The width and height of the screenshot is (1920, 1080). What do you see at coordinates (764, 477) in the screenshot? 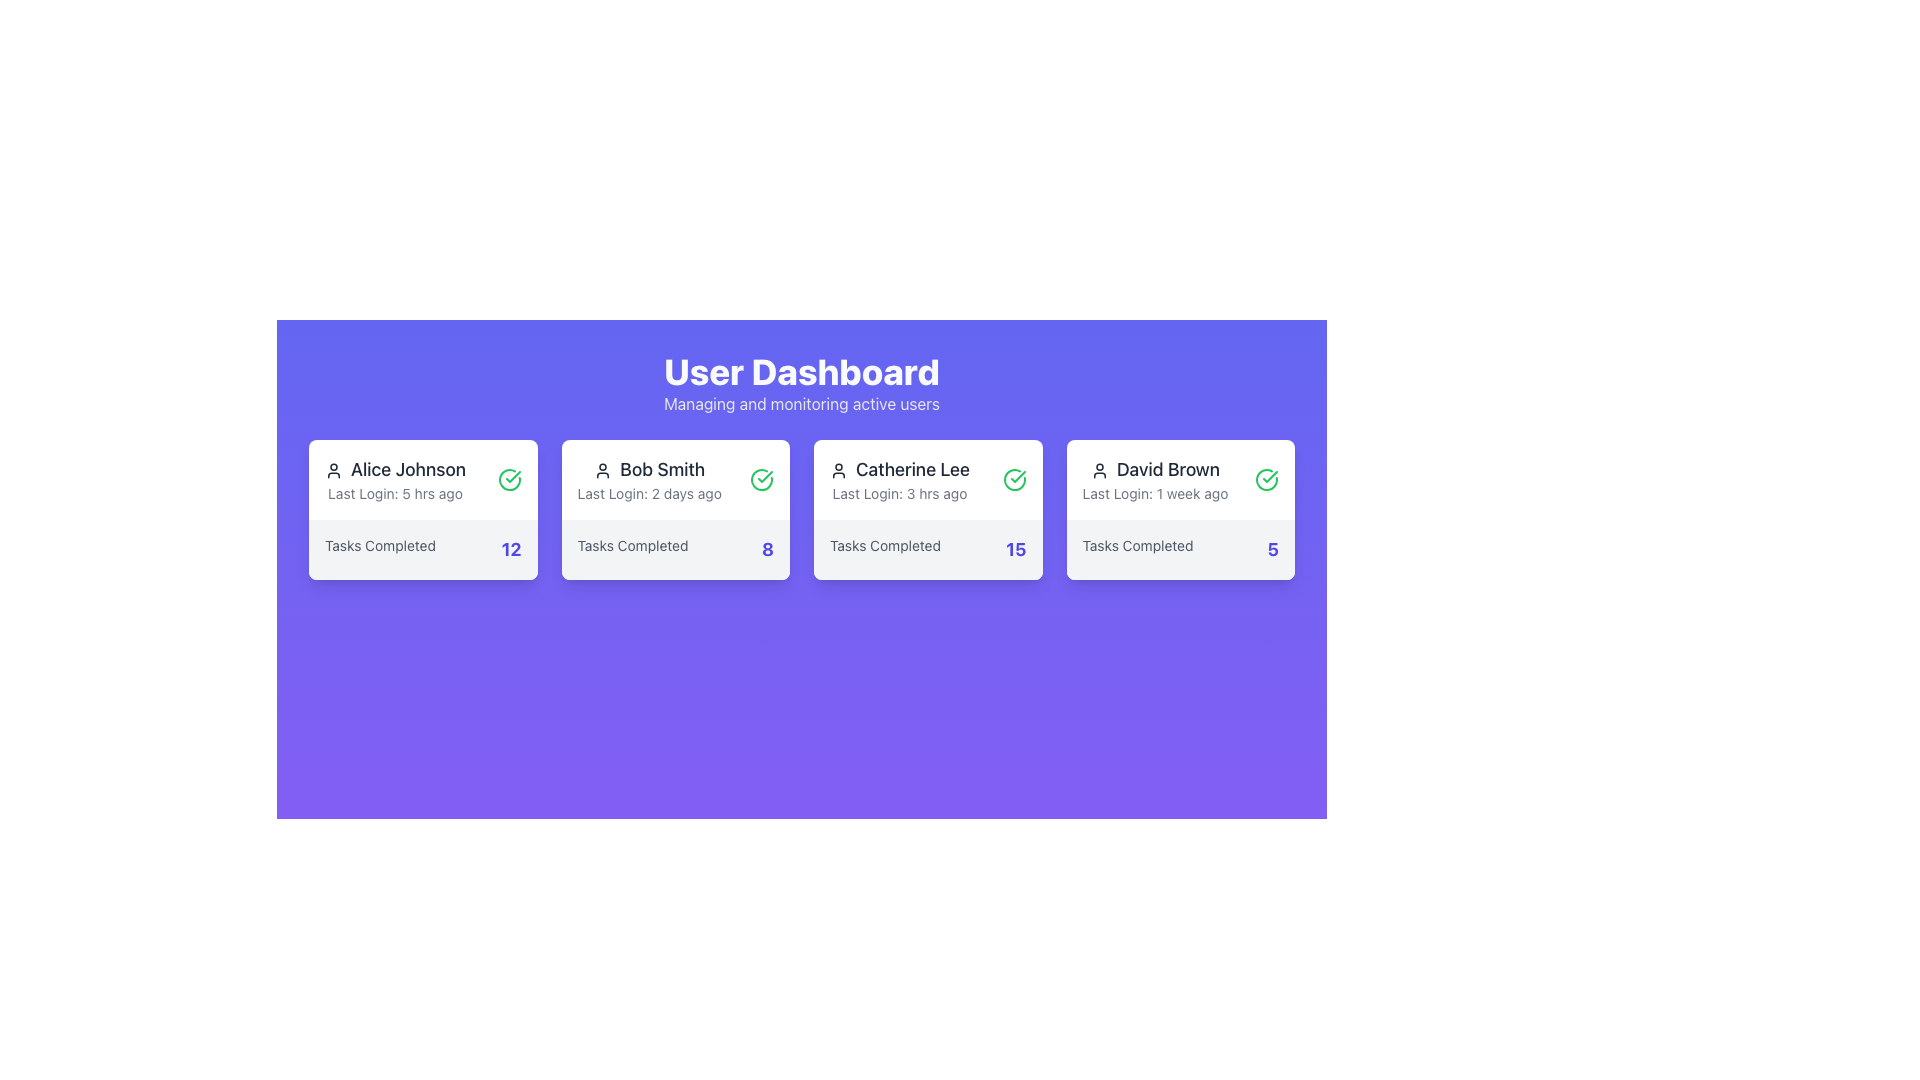
I see `the checkmark icon indicating verified status for the user profile 'David Brown'` at bounding box center [764, 477].